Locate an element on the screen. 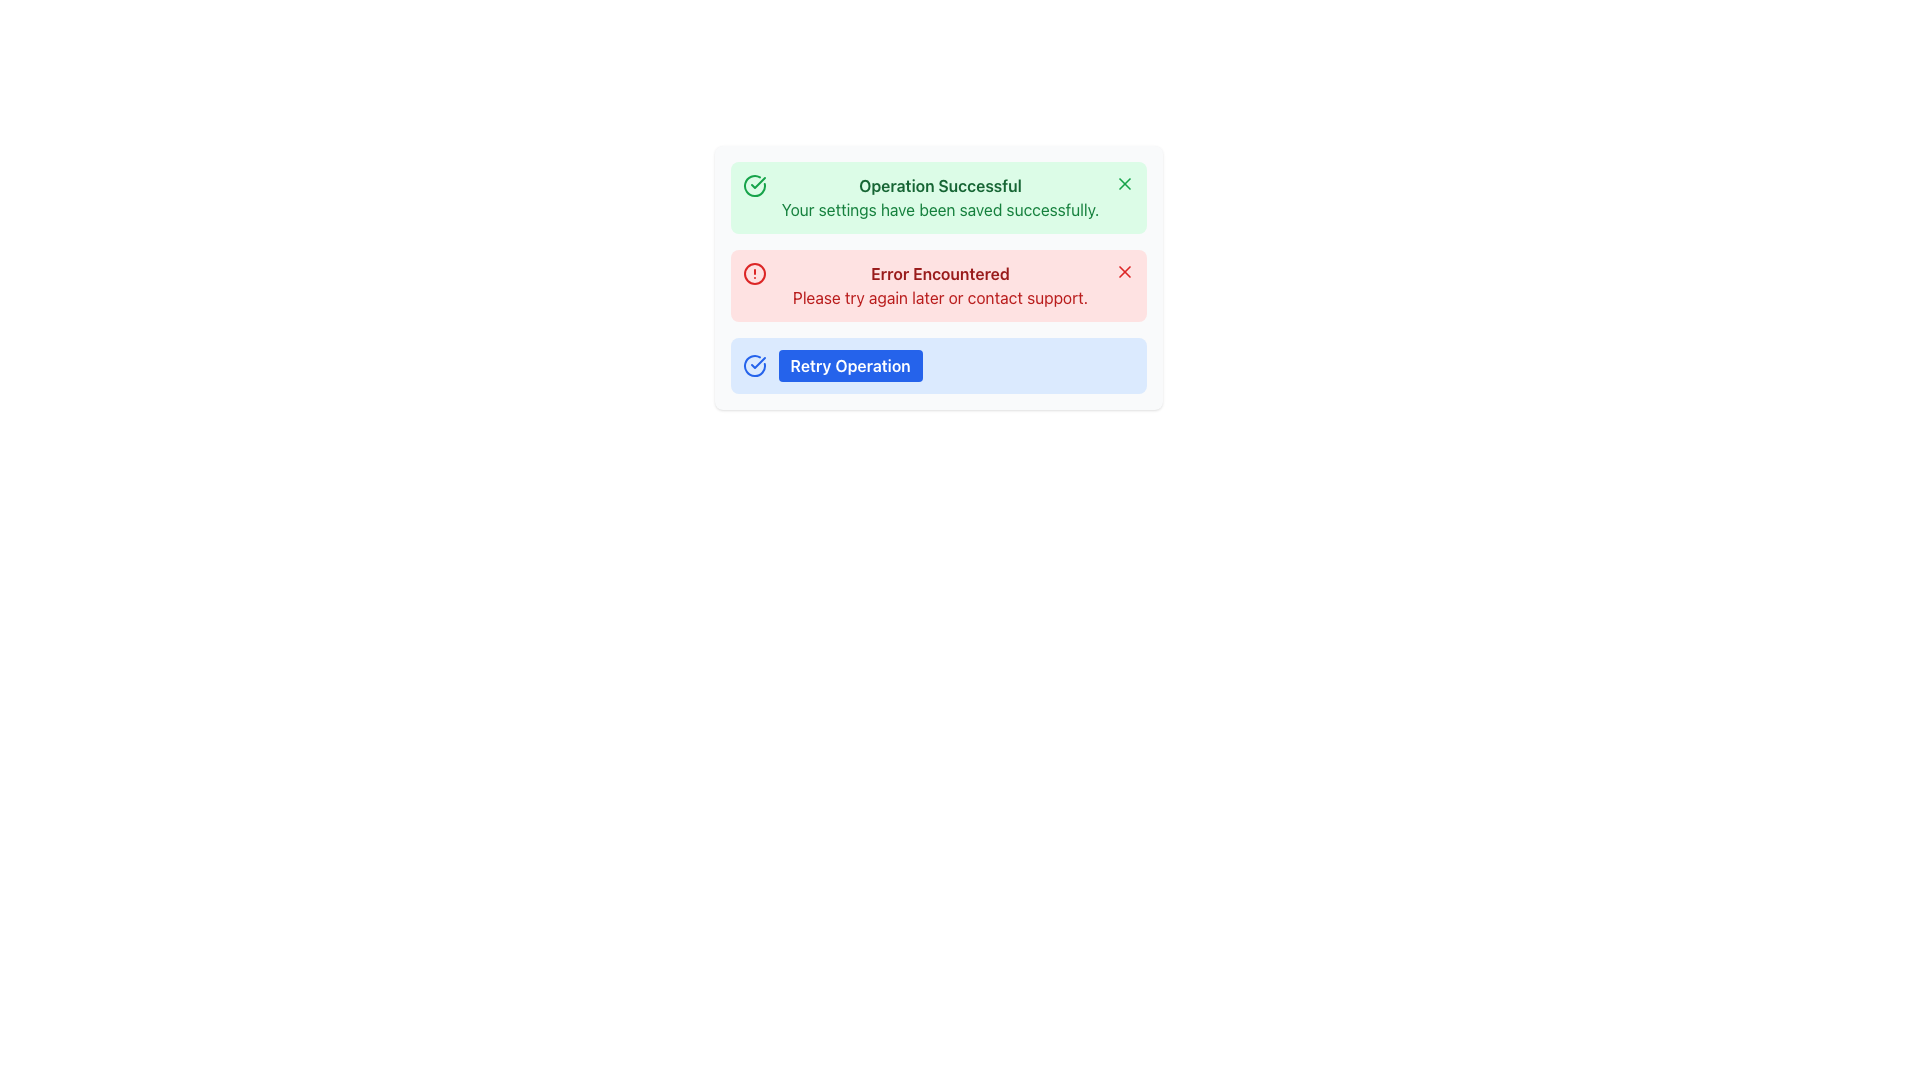 Image resolution: width=1920 pixels, height=1080 pixels. the prominently styled blue button labeled 'Retry Operation' is located at coordinates (850, 366).